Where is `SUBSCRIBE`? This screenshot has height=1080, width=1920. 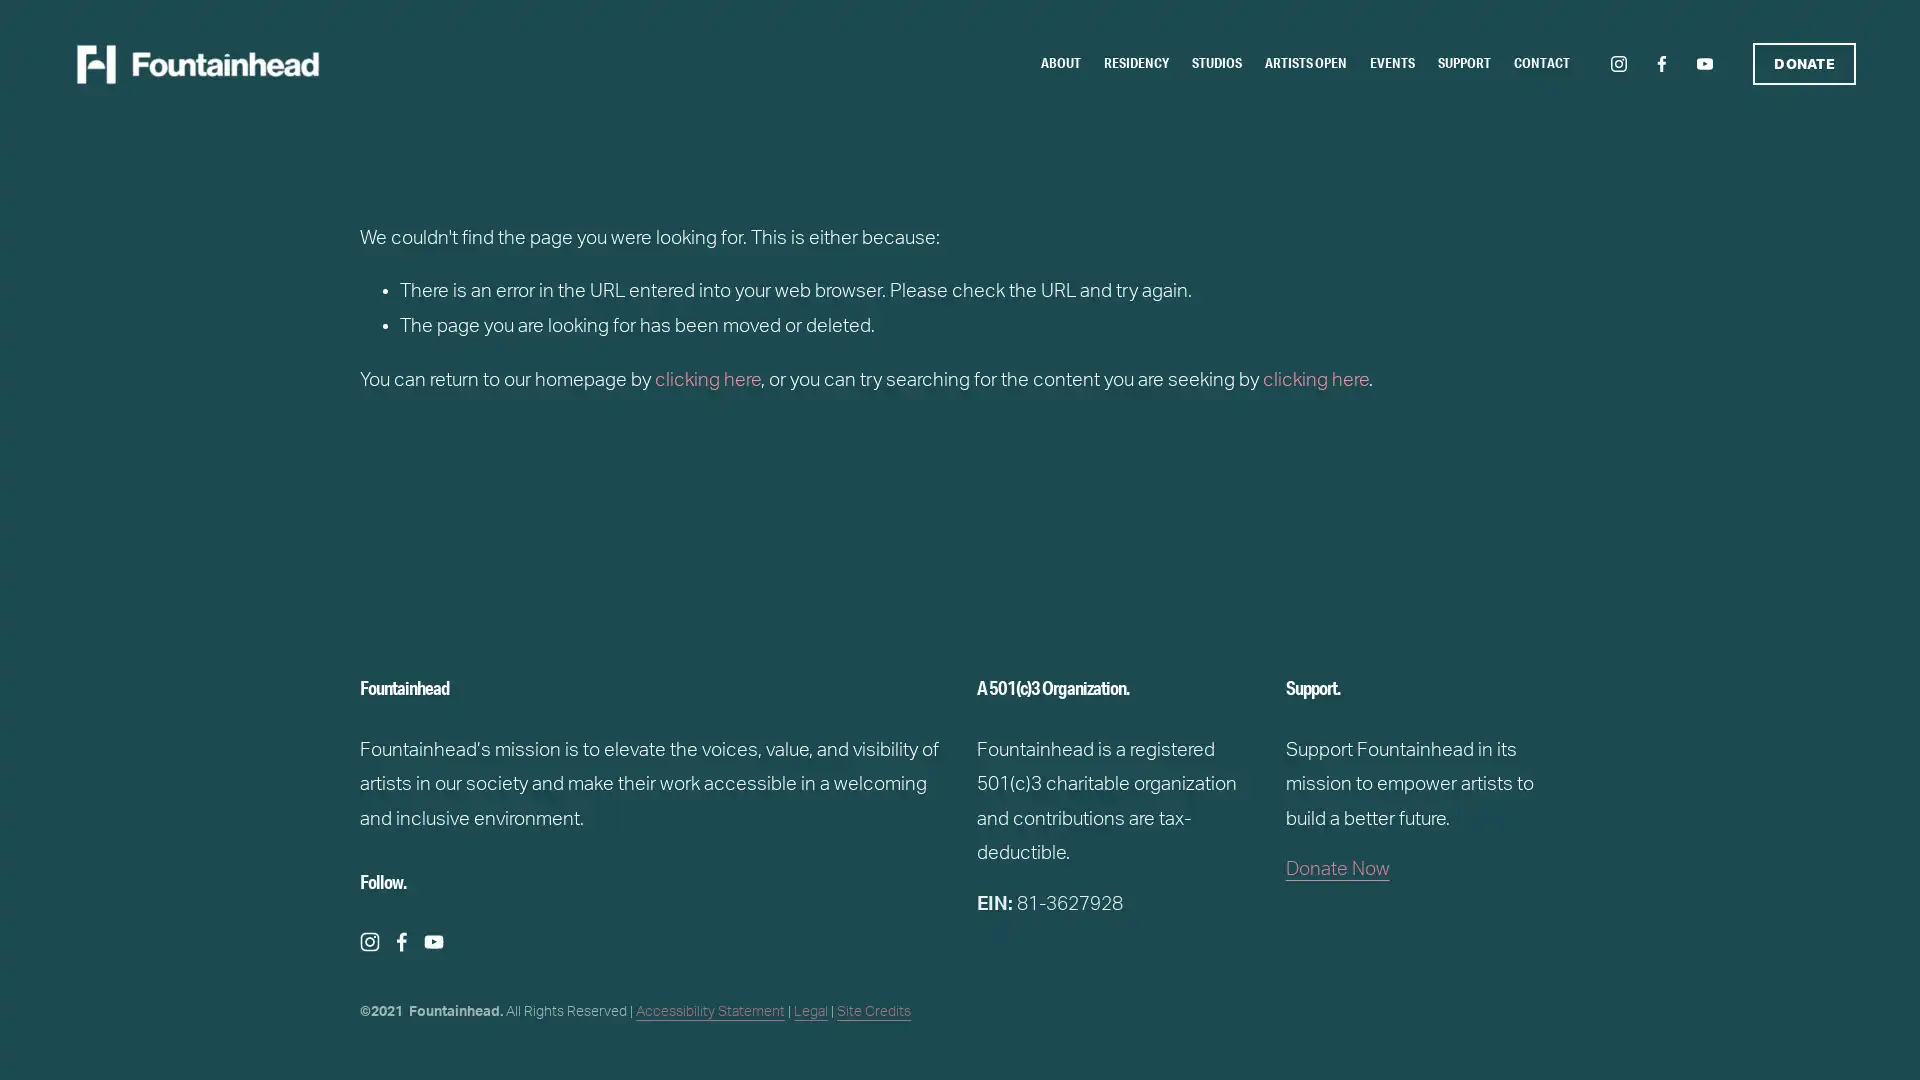 SUBSCRIBE is located at coordinates (1126, 582).